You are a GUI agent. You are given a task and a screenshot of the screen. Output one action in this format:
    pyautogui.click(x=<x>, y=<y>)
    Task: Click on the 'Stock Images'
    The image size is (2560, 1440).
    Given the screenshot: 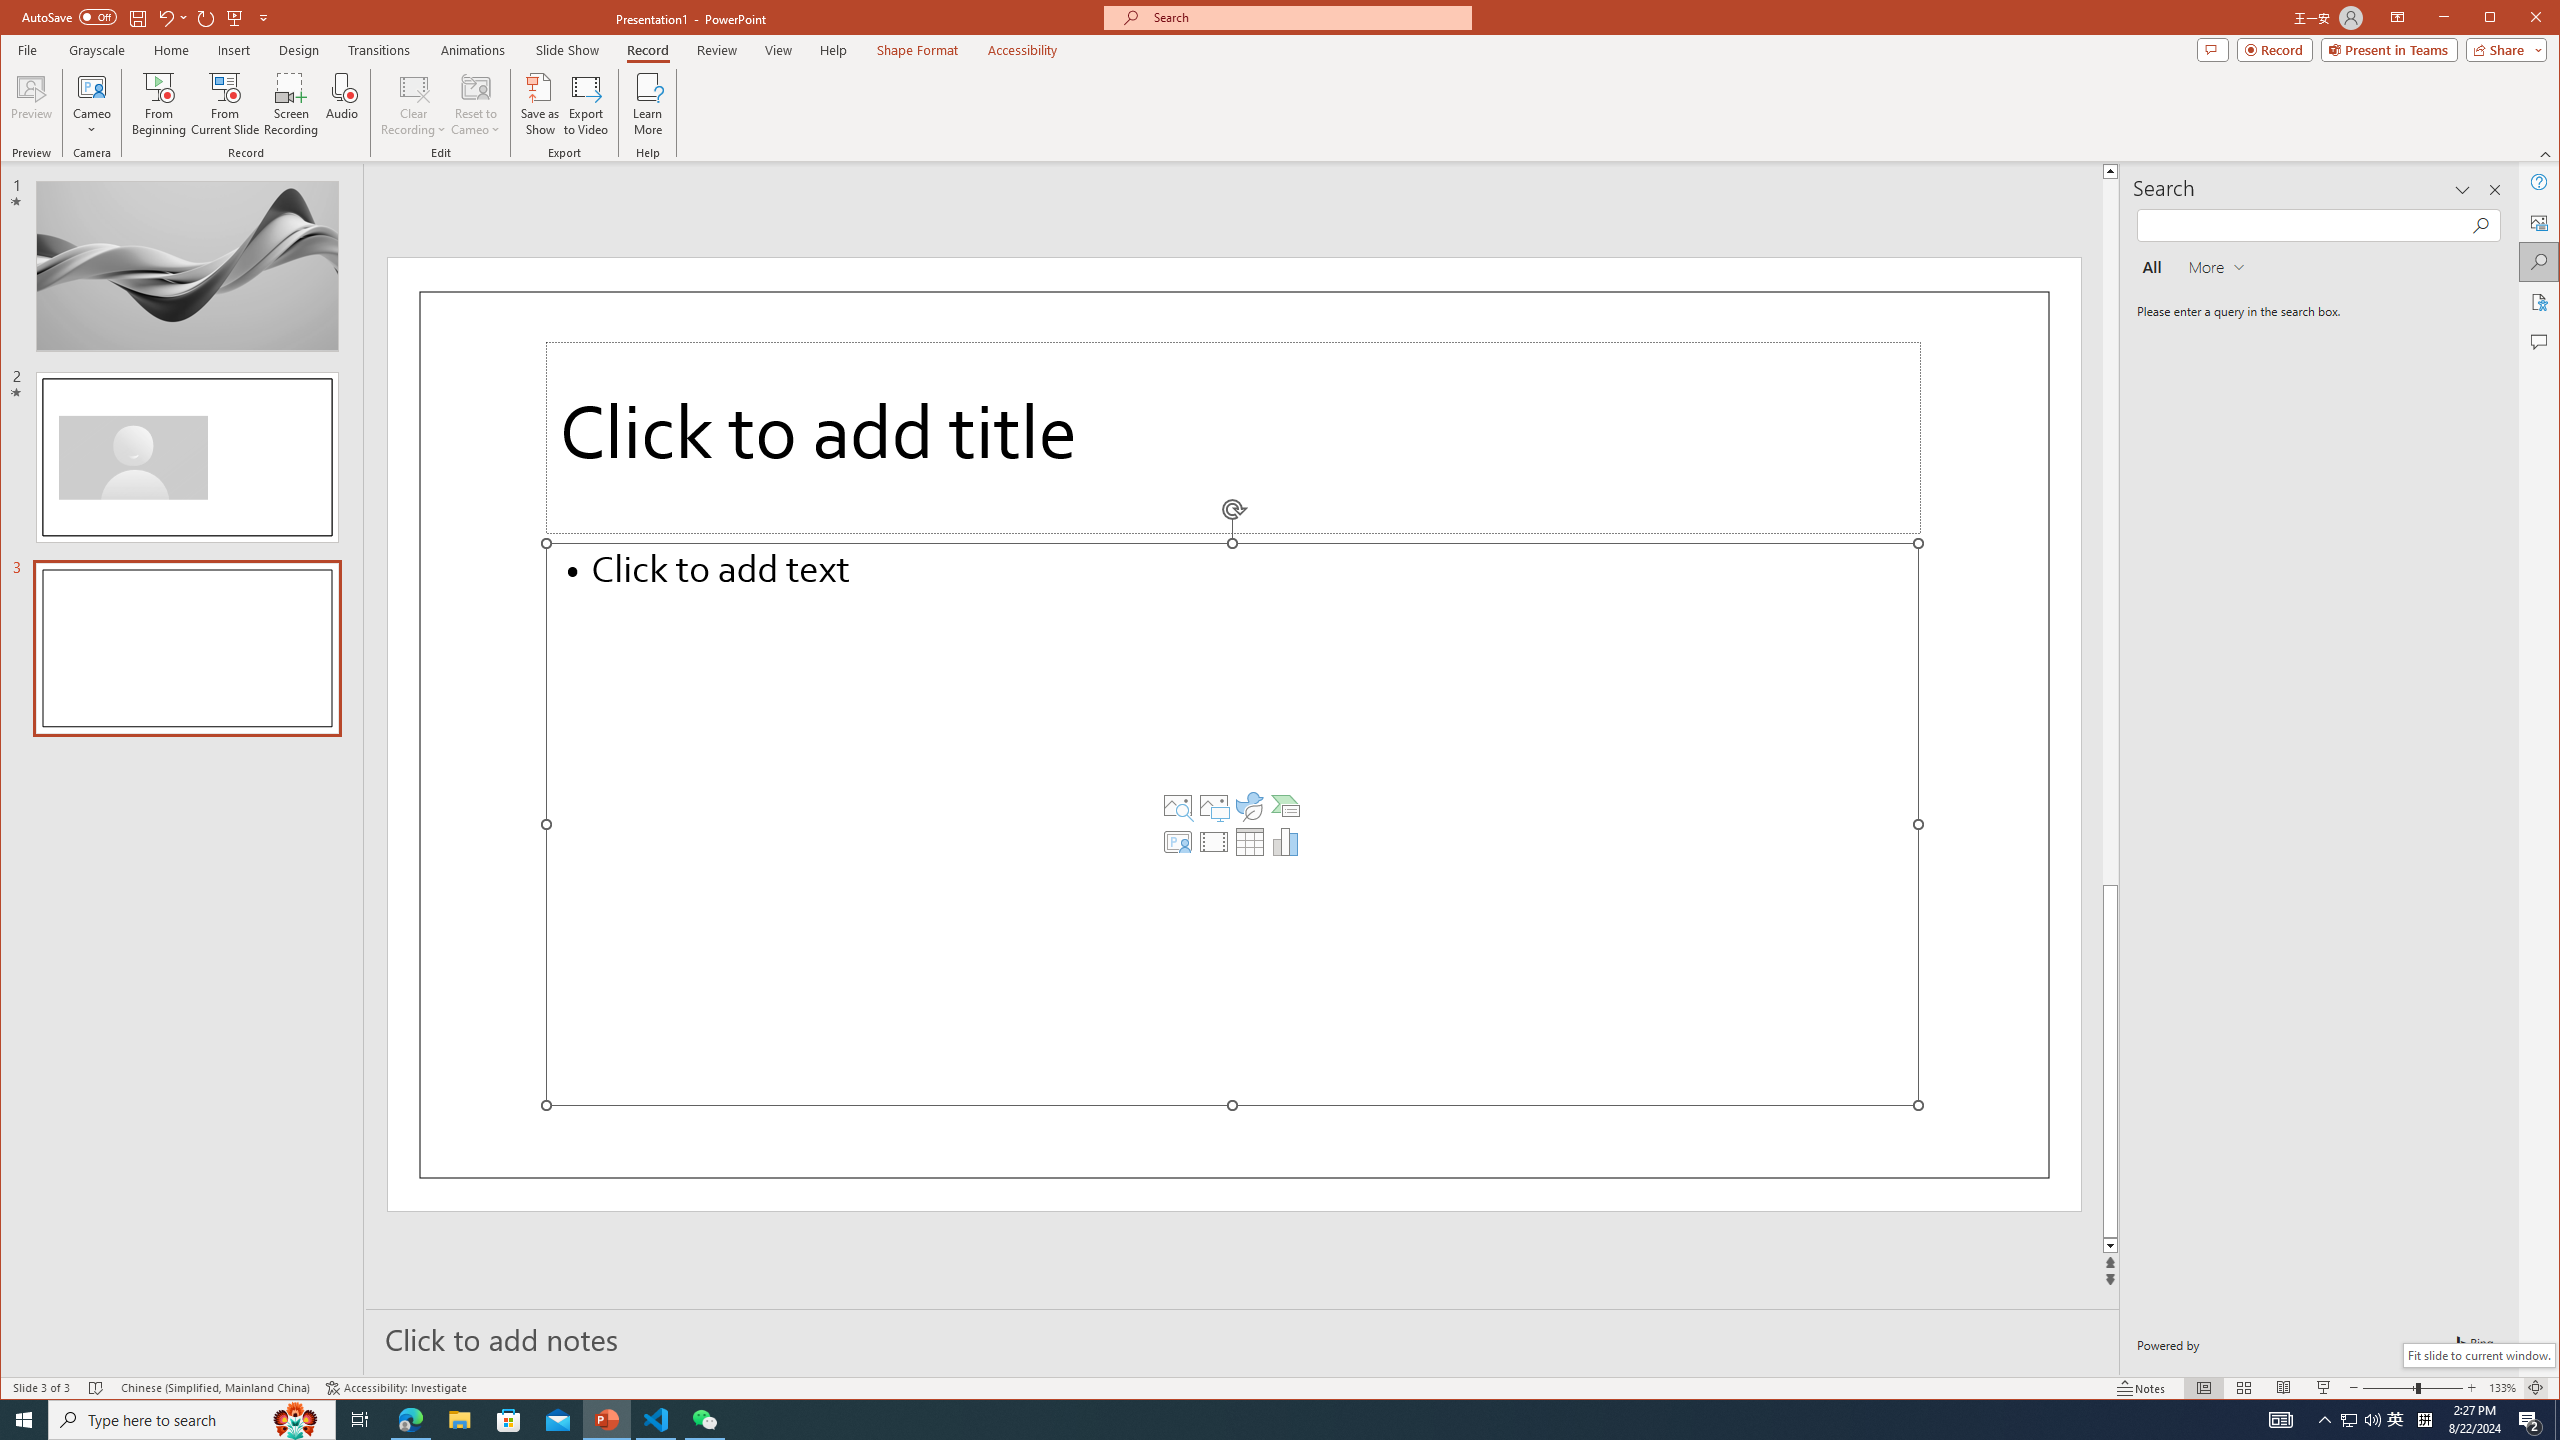 What is the action you would take?
    pyautogui.click(x=1177, y=805)
    